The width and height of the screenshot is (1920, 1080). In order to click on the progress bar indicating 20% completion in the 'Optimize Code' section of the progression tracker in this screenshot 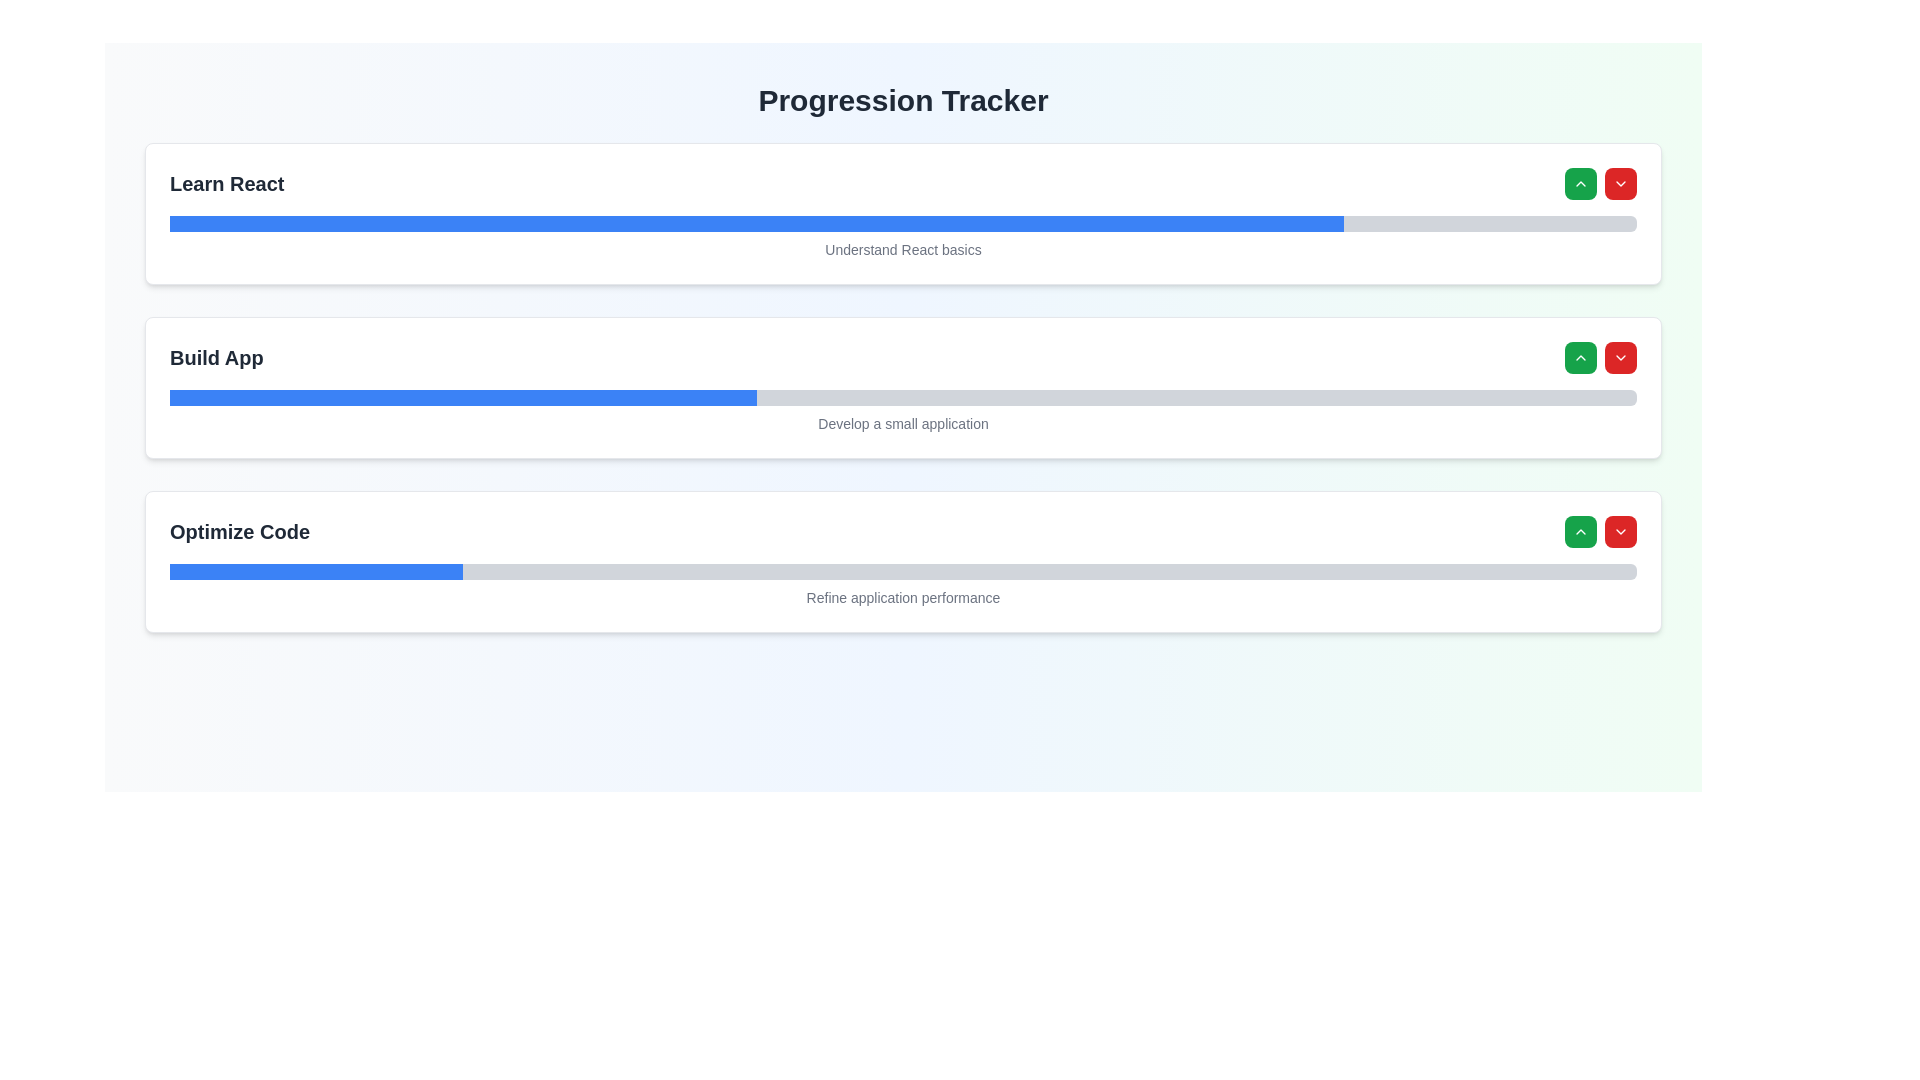, I will do `click(902, 571)`.